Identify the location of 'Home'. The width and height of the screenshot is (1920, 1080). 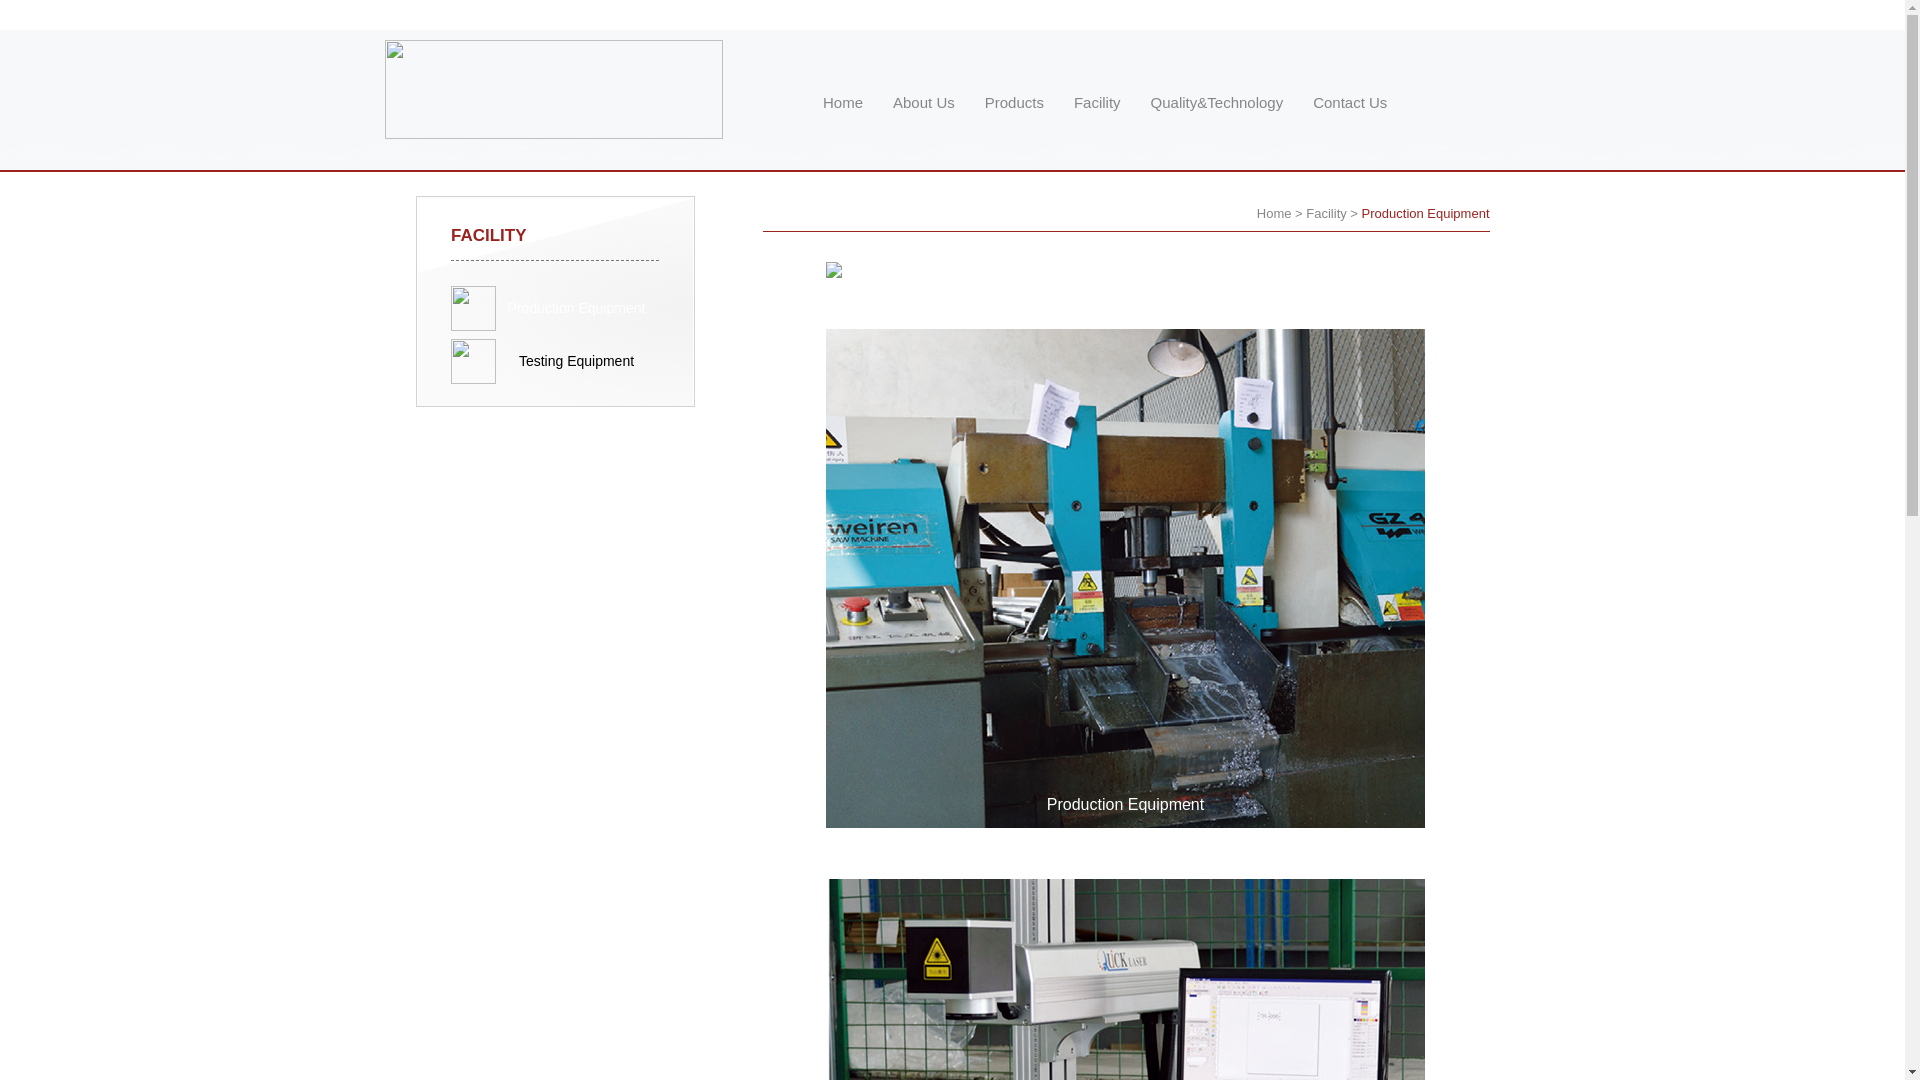
(1273, 213).